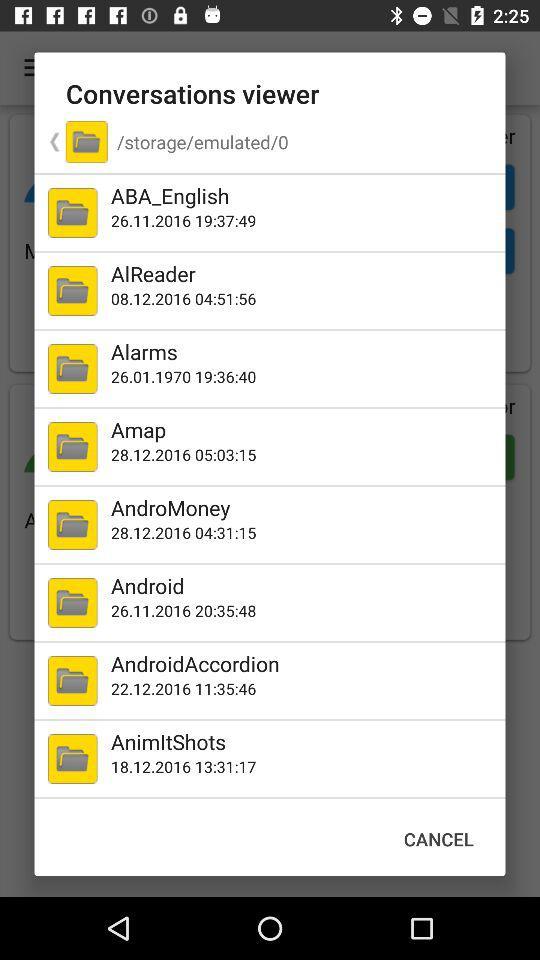  Describe the element at coordinates (303, 195) in the screenshot. I see `item above the 26 11 2016 icon` at that location.